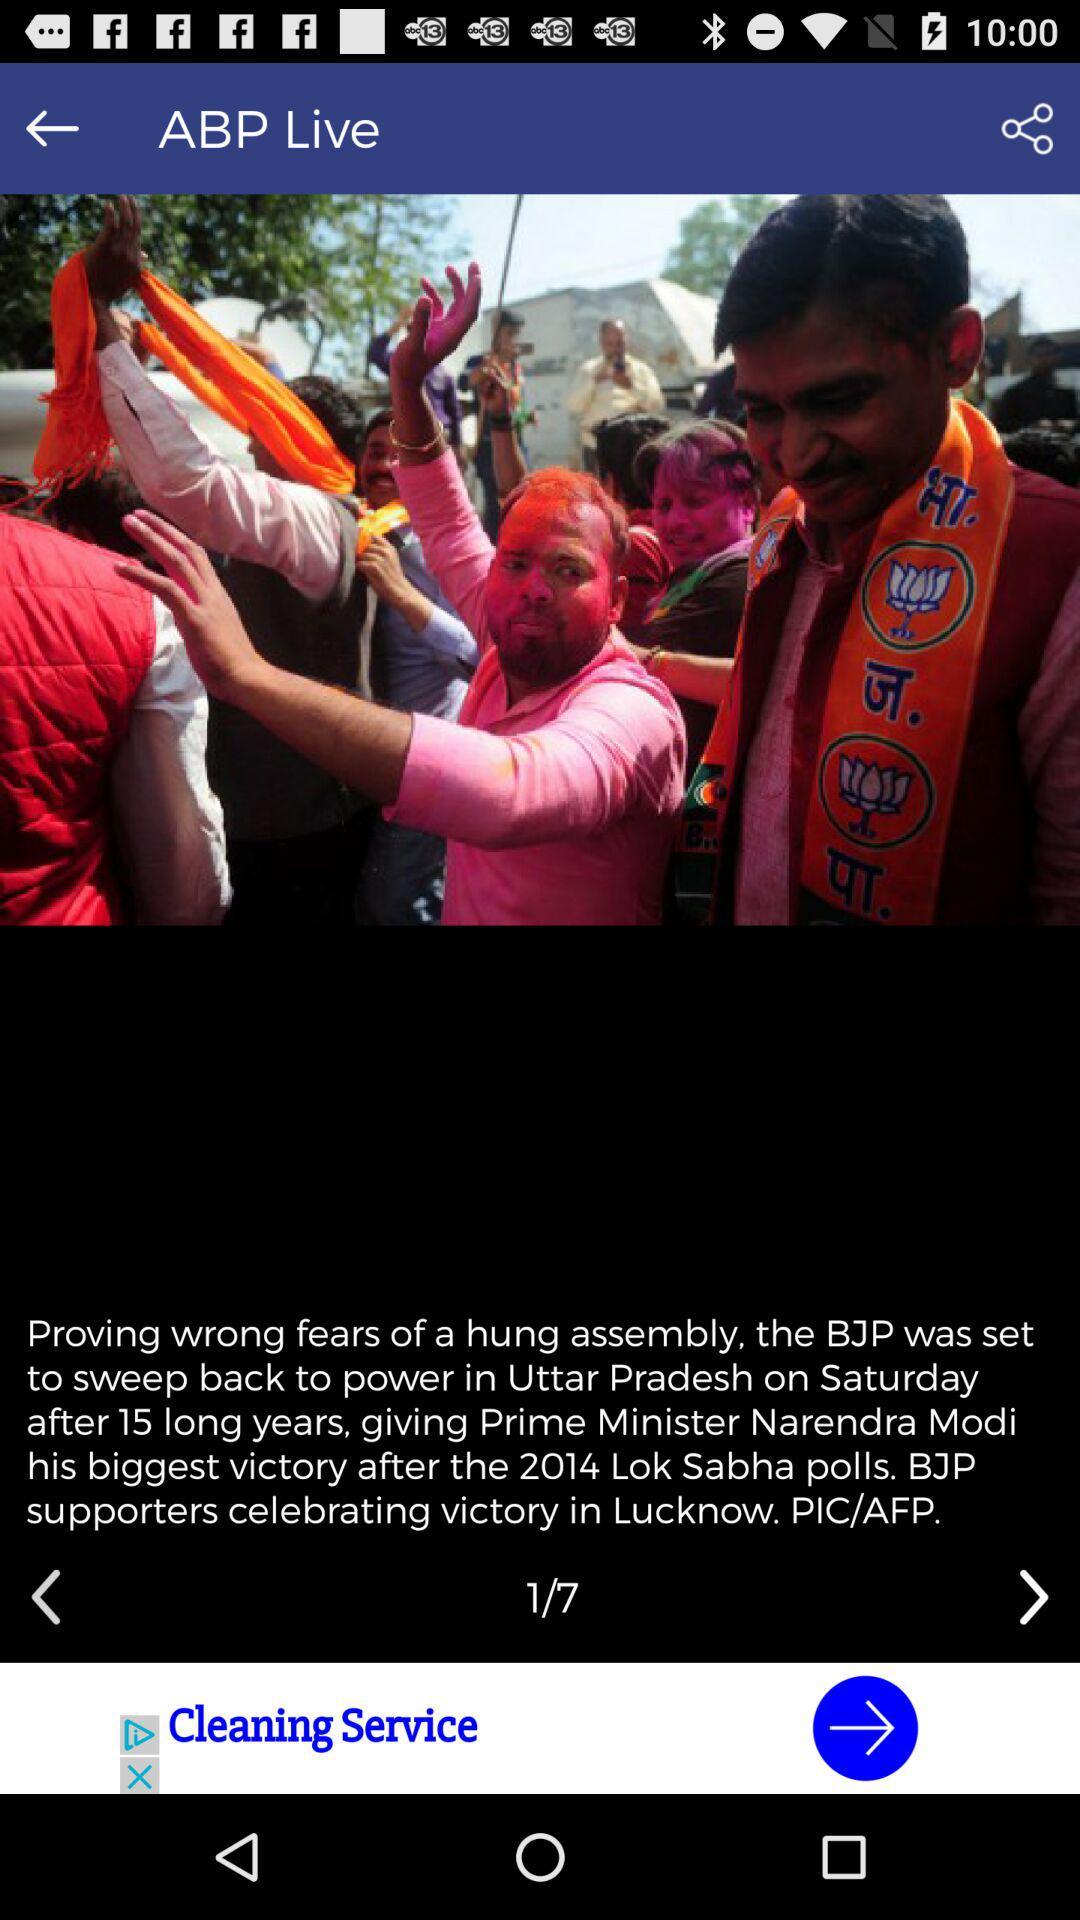  What do you see at coordinates (1027, 136) in the screenshot?
I see `the share icon` at bounding box center [1027, 136].